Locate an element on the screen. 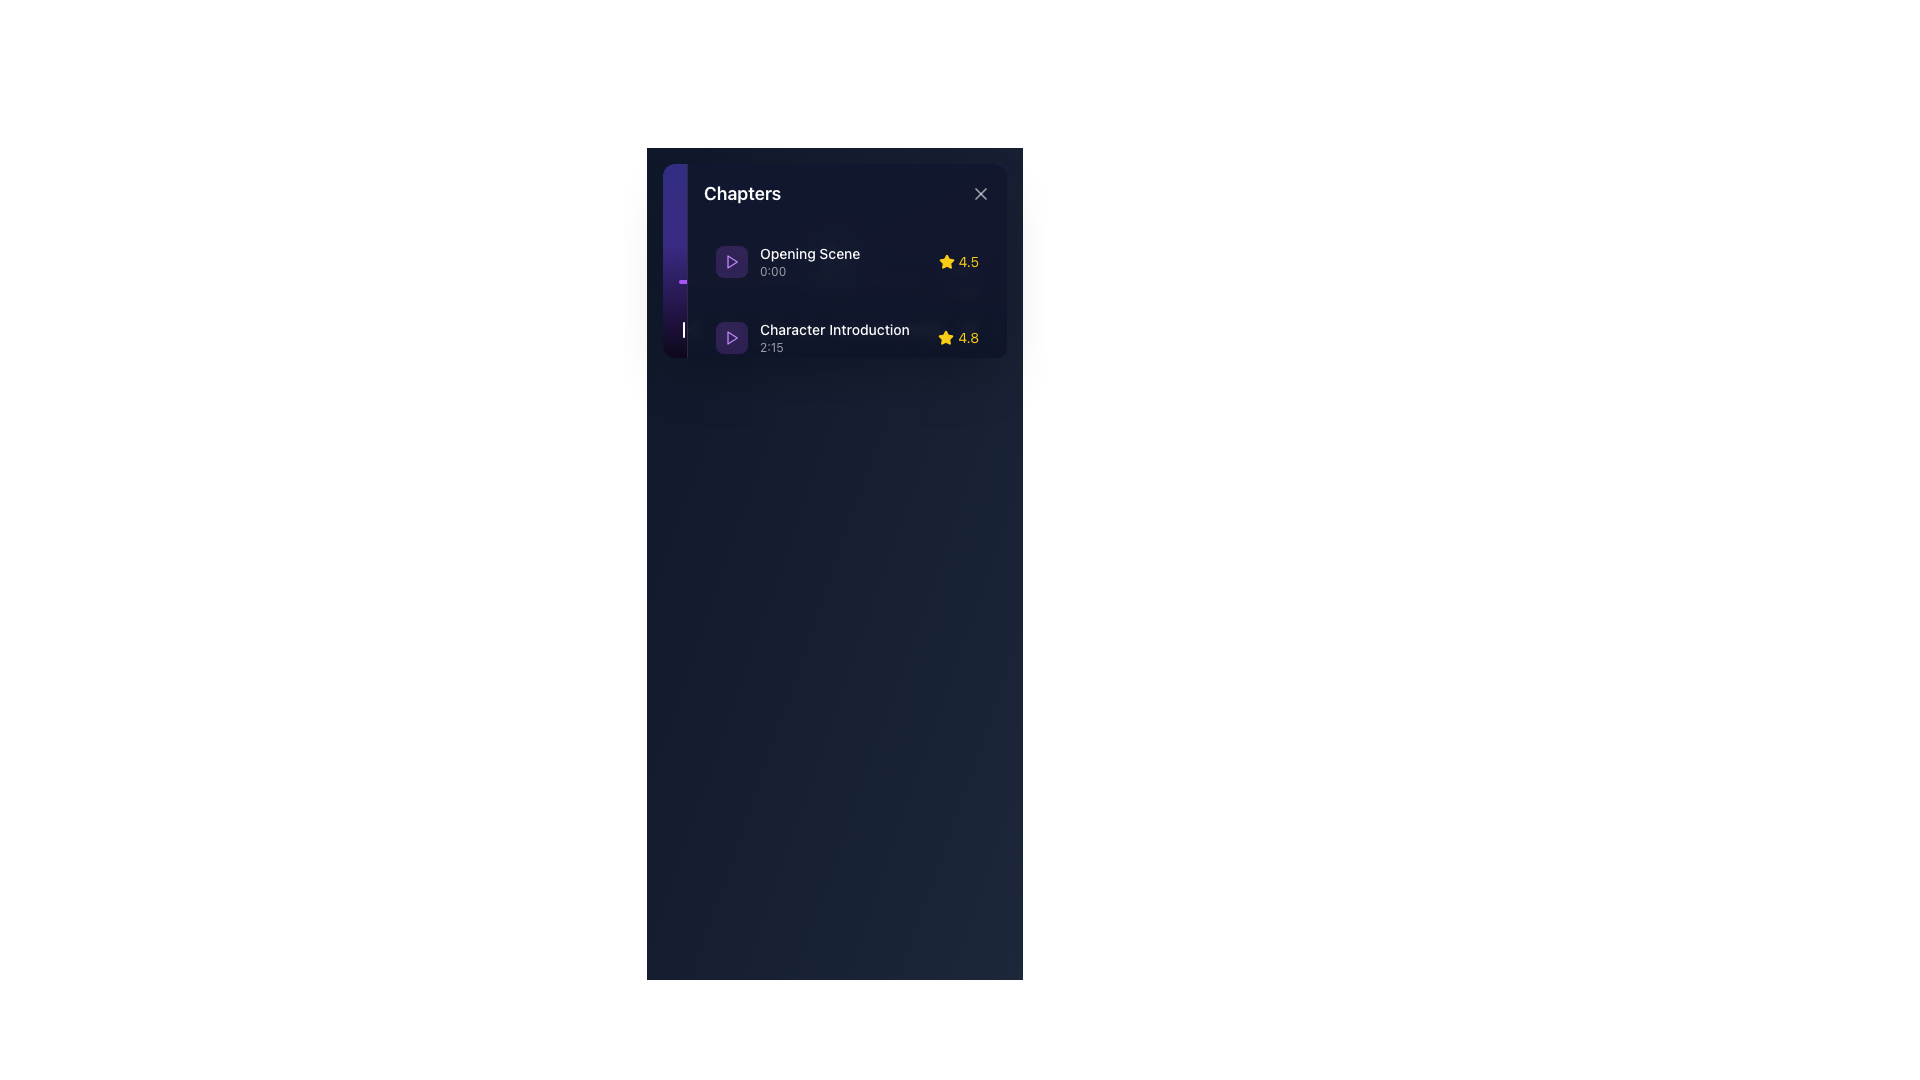 This screenshot has width=1920, height=1080. the 'Character Introduction' text in the second list item under the 'Chapters' section is located at coordinates (812, 337).